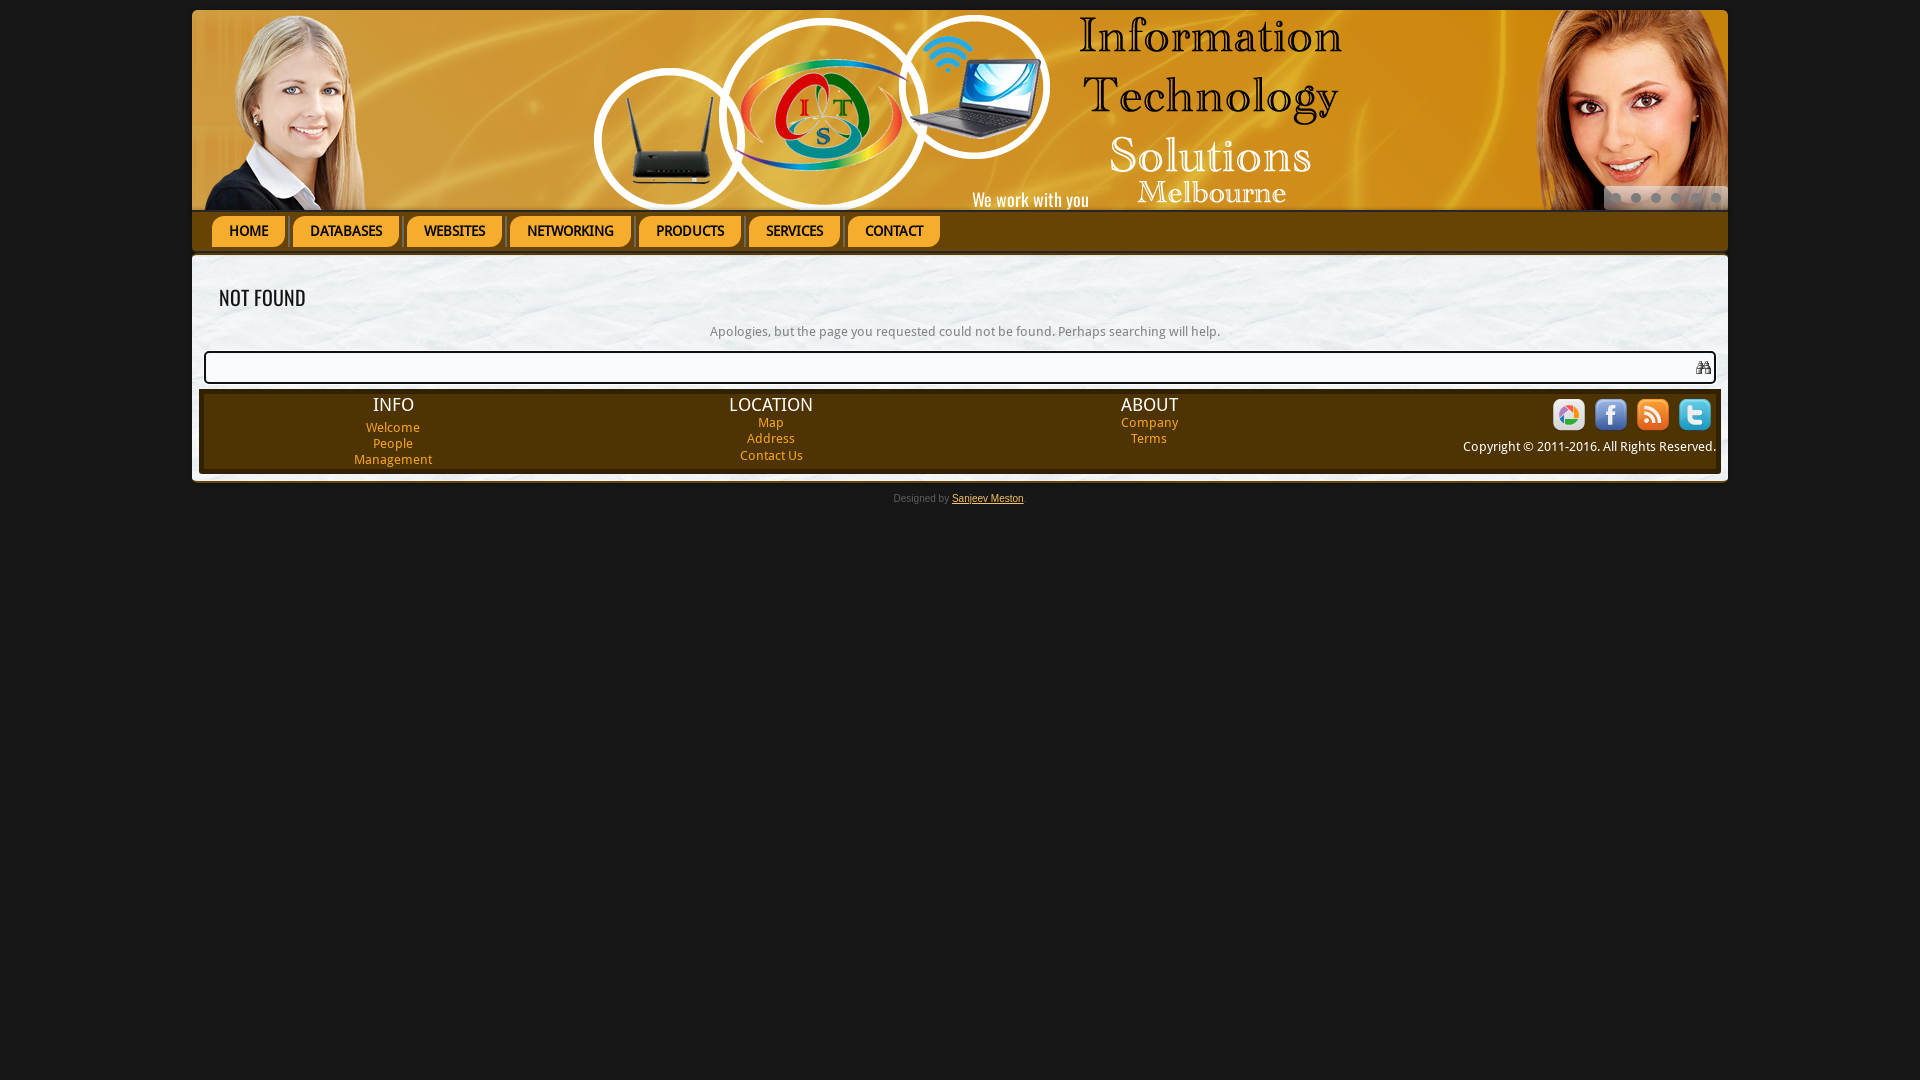 The image size is (1920, 1080). What do you see at coordinates (569, 230) in the screenshot?
I see `'NETWORKING'` at bounding box center [569, 230].